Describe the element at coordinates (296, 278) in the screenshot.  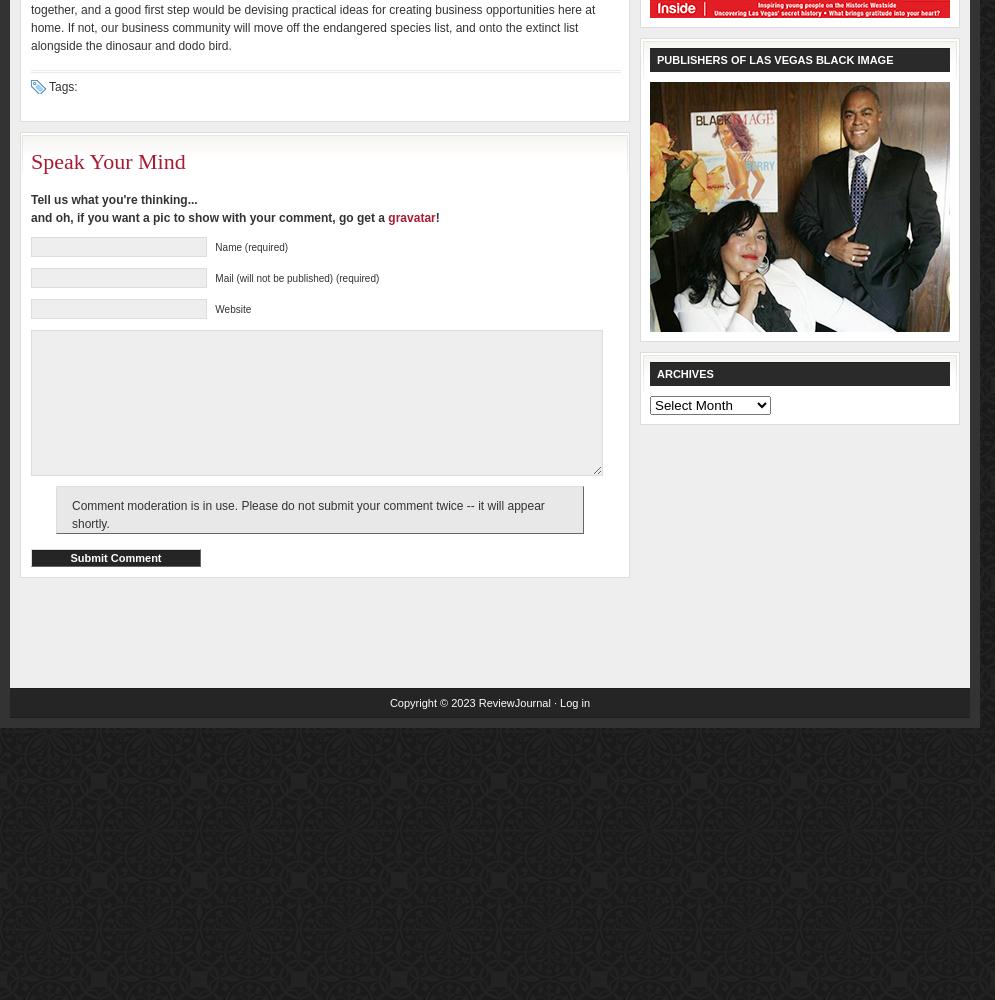
I see `'Mail (will not be published) (required)'` at that location.